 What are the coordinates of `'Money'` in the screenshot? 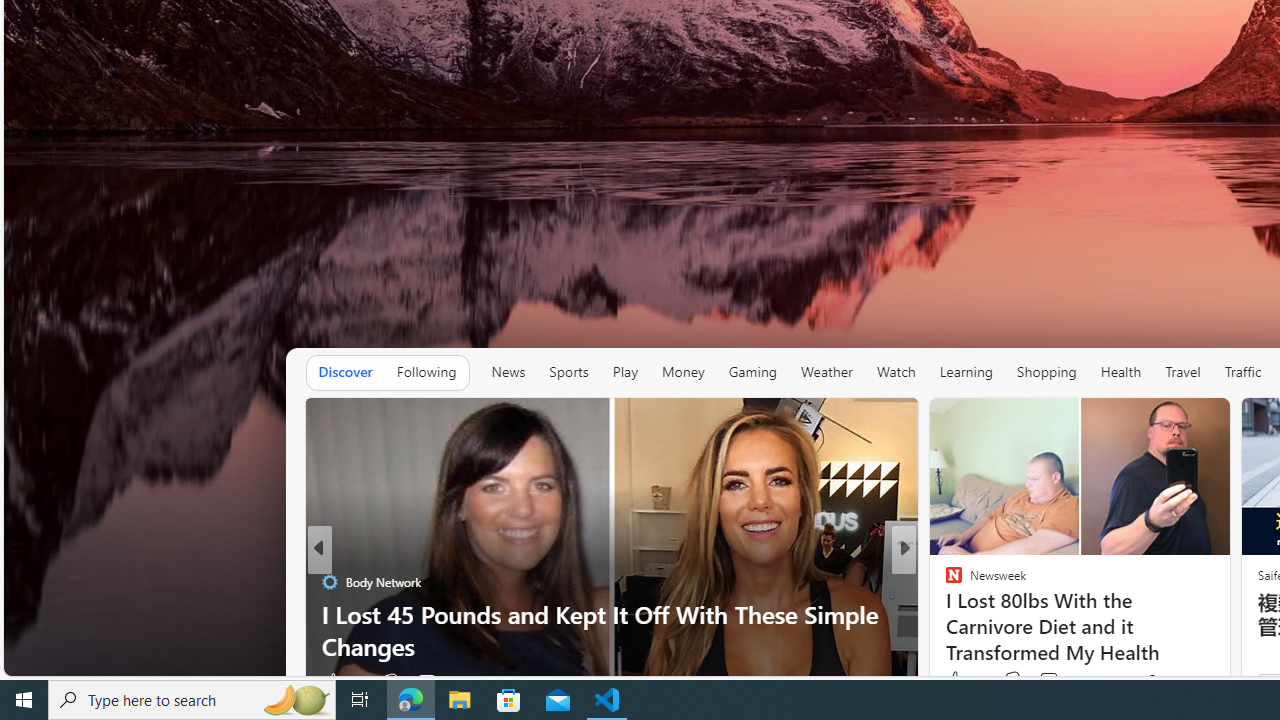 It's located at (682, 372).